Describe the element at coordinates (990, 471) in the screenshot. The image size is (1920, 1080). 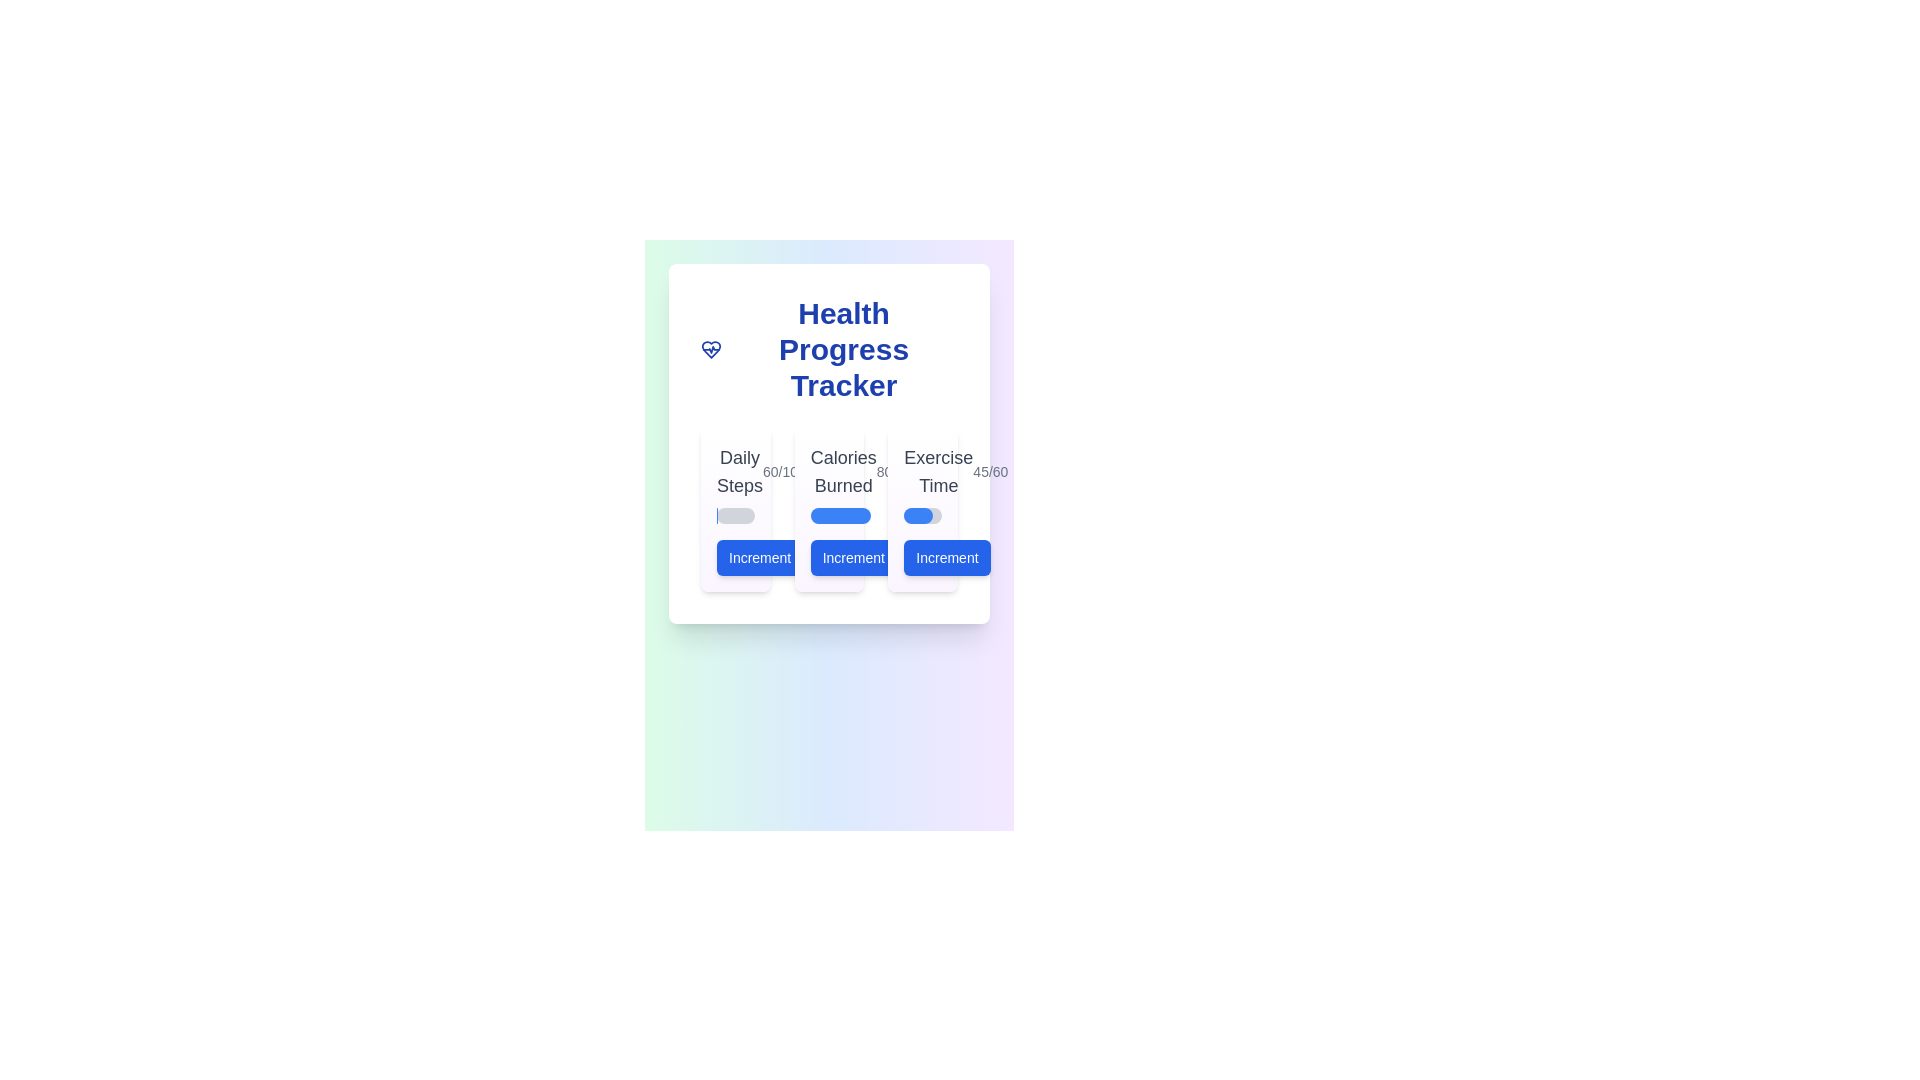
I see `progress indicator text label that shows the current exercise time, which indicates that 45 units out of a target of 60 have been reached, located within the 'Health Progress Tracker' interface` at that location.